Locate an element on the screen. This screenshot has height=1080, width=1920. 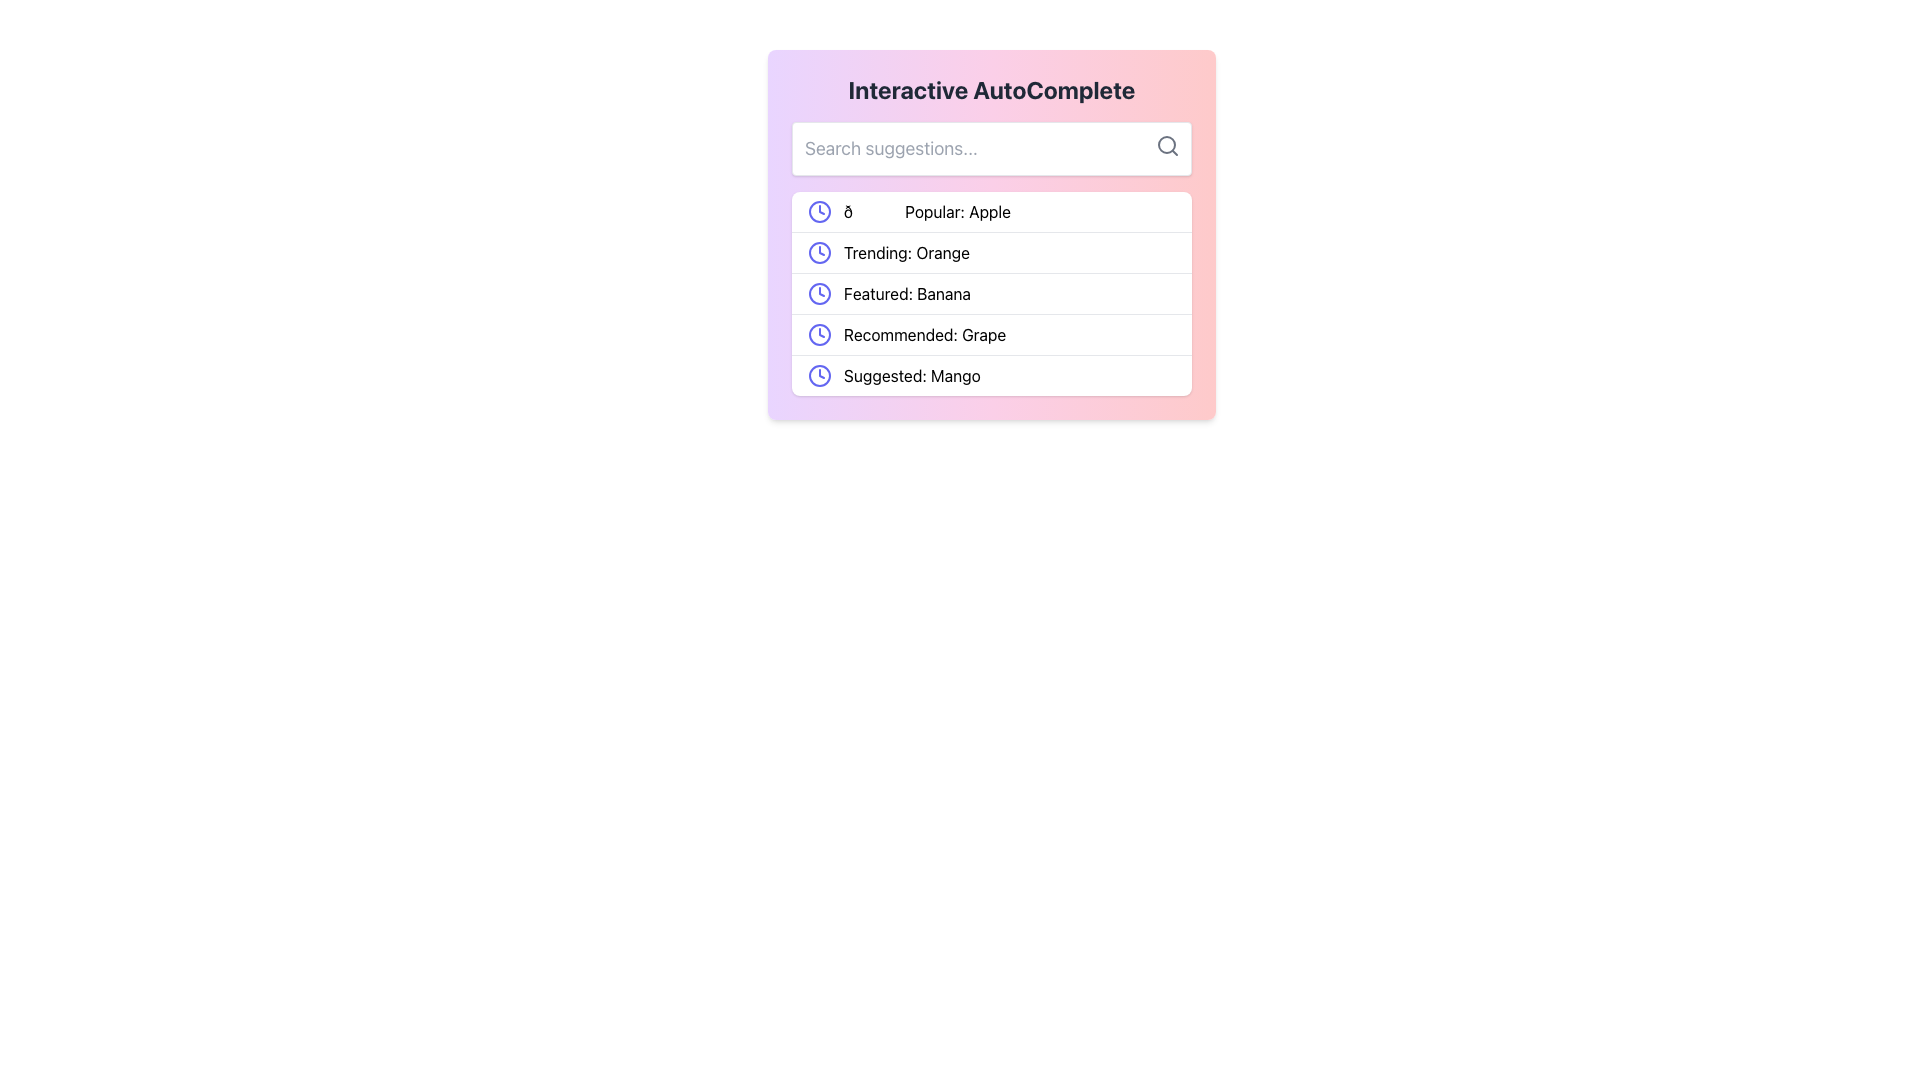
the list item displaying the text '🌟 Popular: Apple' next to the indigo-colored clock icon is located at coordinates (992, 212).